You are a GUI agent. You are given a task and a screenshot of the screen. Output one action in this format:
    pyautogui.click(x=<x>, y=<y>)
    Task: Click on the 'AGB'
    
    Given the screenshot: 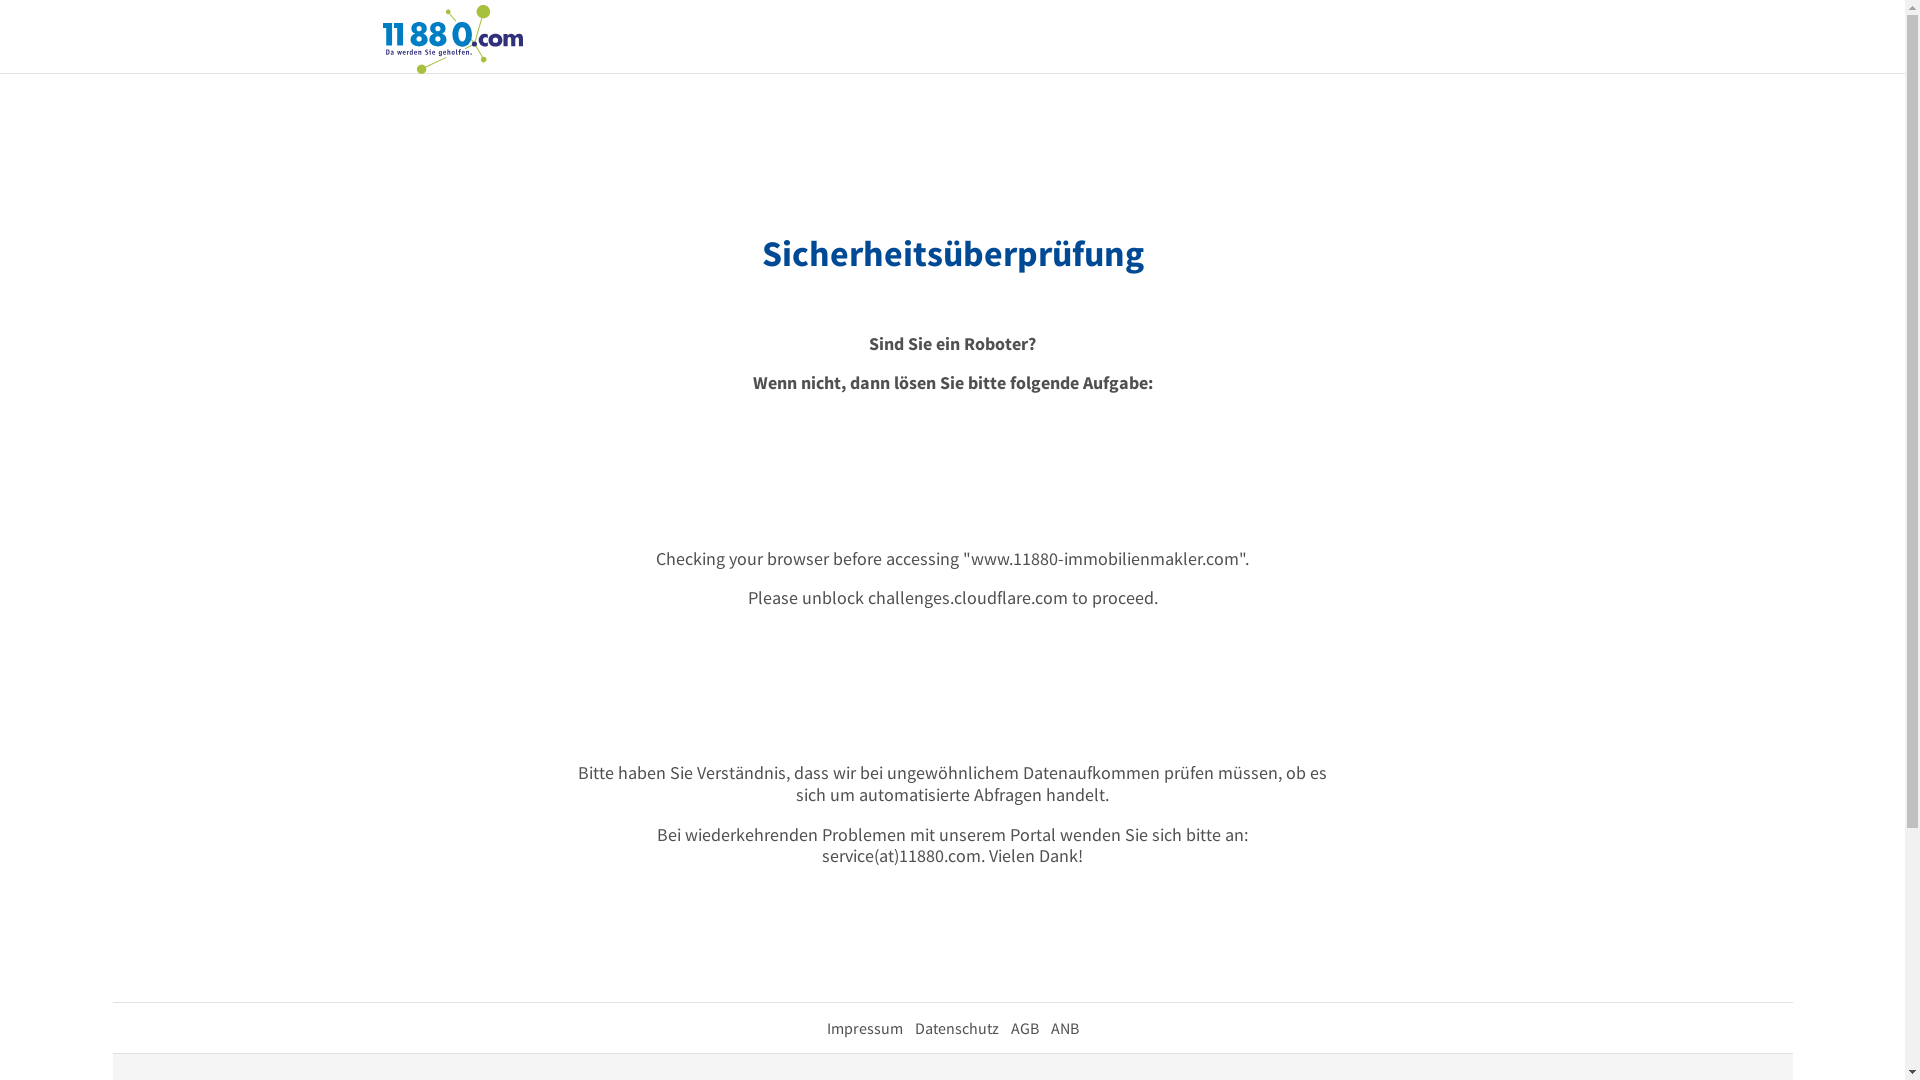 What is the action you would take?
    pyautogui.click(x=1023, y=1028)
    